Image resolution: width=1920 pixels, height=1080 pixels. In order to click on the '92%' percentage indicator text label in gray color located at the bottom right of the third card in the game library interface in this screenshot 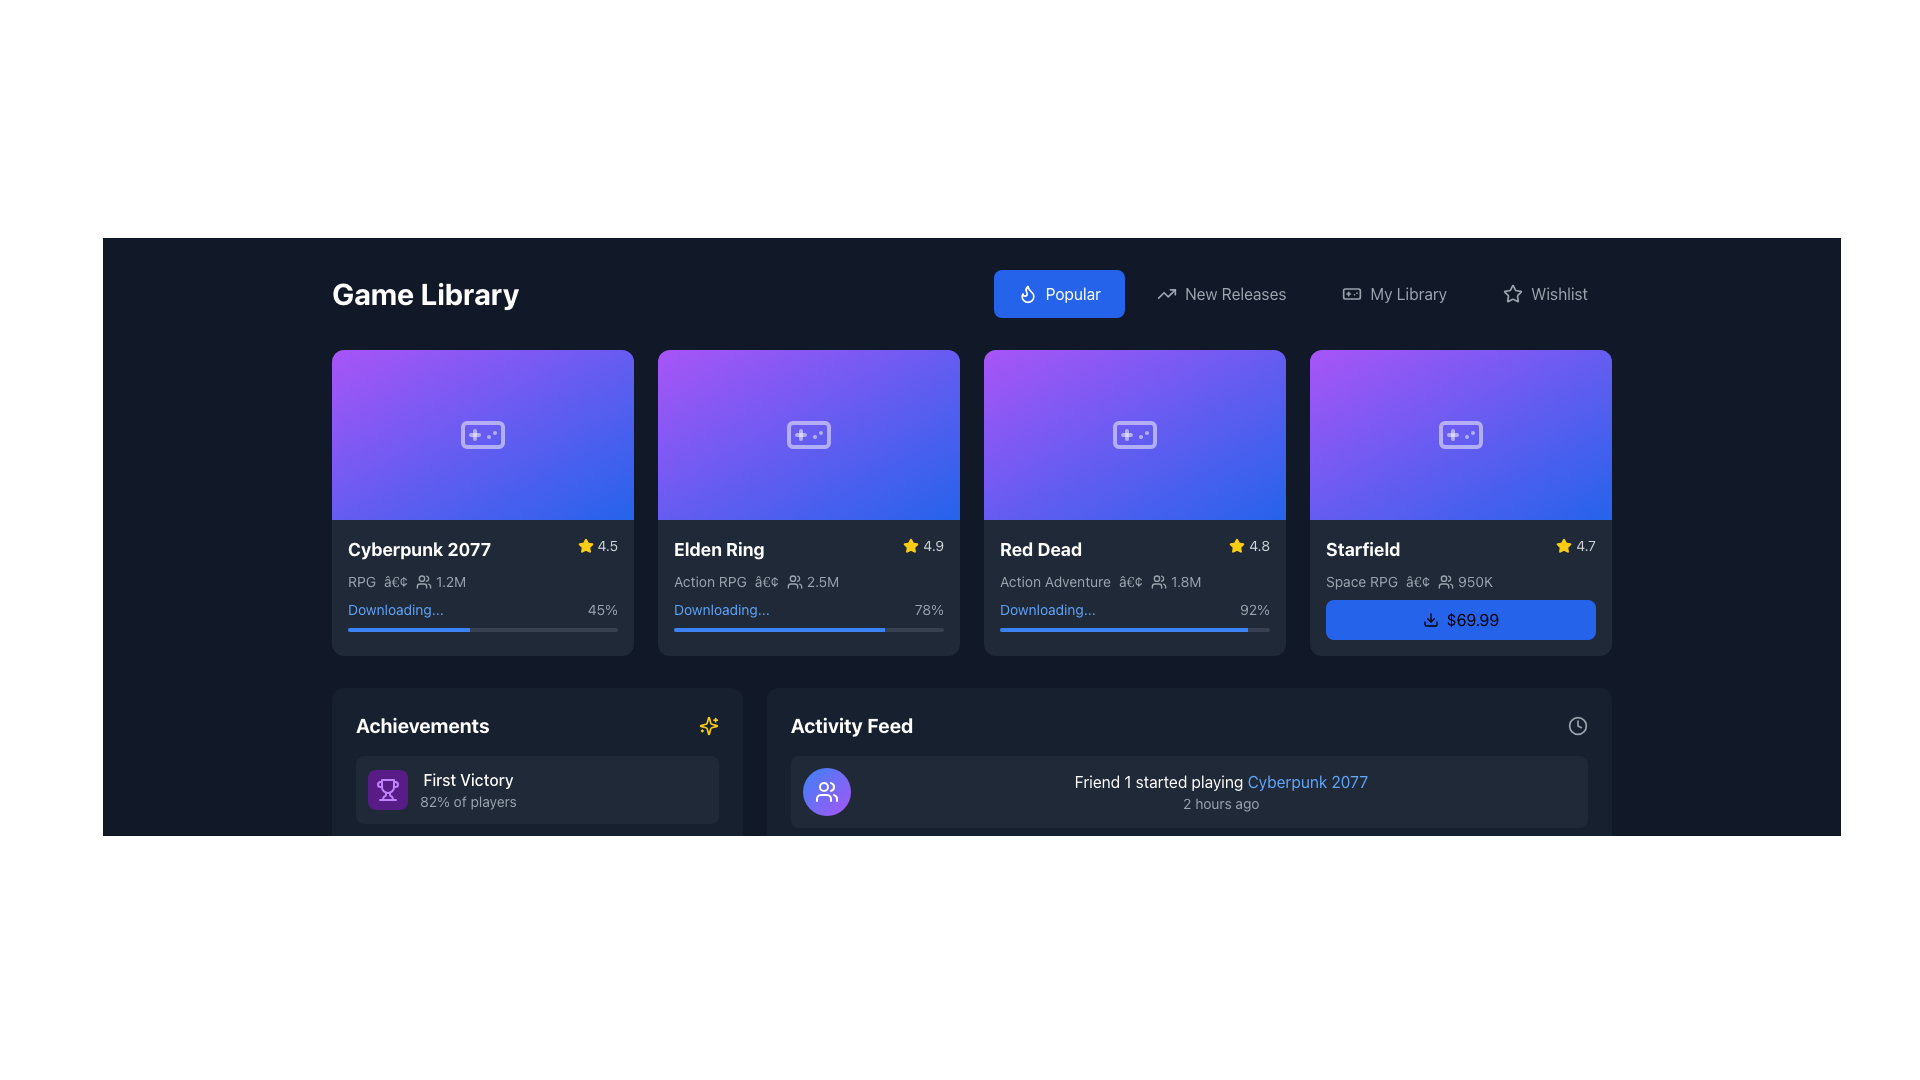, I will do `click(1254, 608)`.